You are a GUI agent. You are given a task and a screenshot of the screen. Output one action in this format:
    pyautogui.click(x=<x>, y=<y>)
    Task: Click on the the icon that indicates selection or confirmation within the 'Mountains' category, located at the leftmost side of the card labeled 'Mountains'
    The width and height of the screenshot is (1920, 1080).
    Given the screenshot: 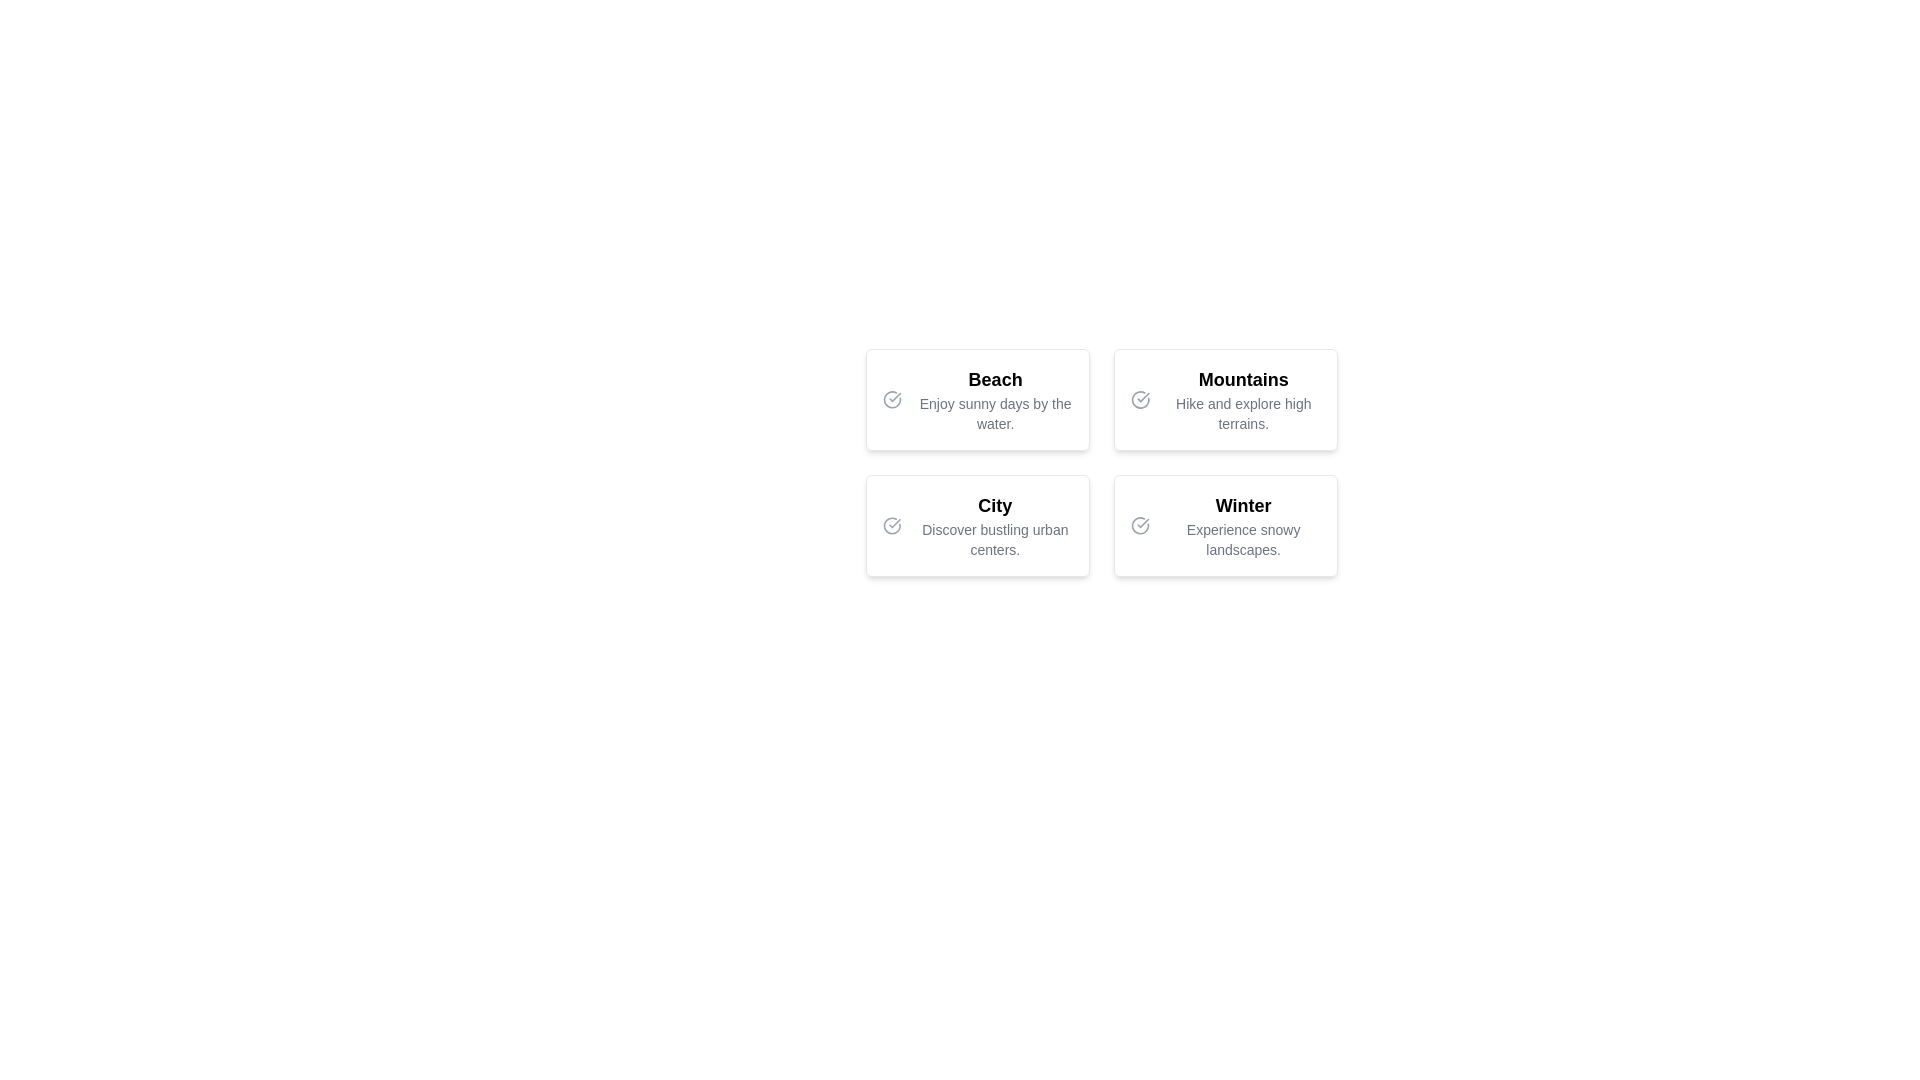 What is the action you would take?
    pyautogui.click(x=1140, y=400)
    